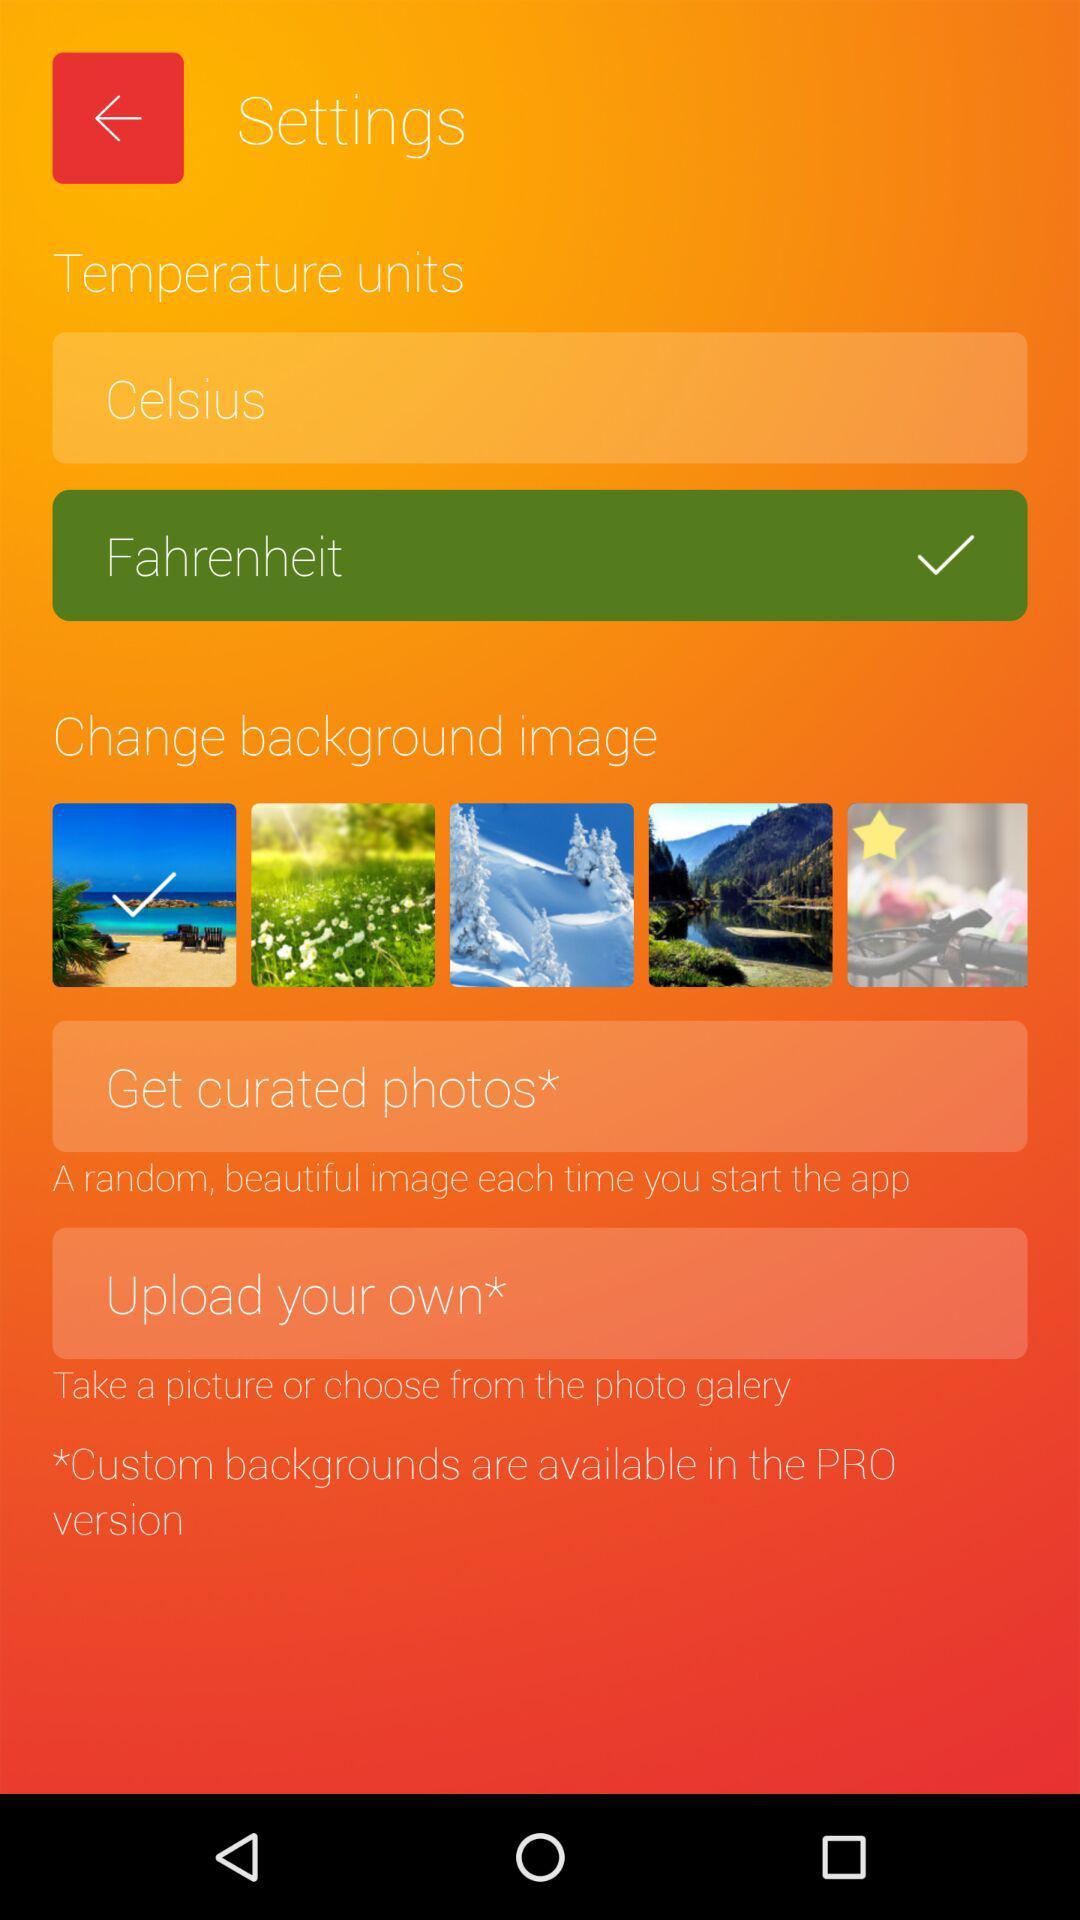 Image resolution: width=1080 pixels, height=1920 pixels. Describe the element at coordinates (118, 117) in the screenshot. I see `the icon above temperature units icon` at that location.